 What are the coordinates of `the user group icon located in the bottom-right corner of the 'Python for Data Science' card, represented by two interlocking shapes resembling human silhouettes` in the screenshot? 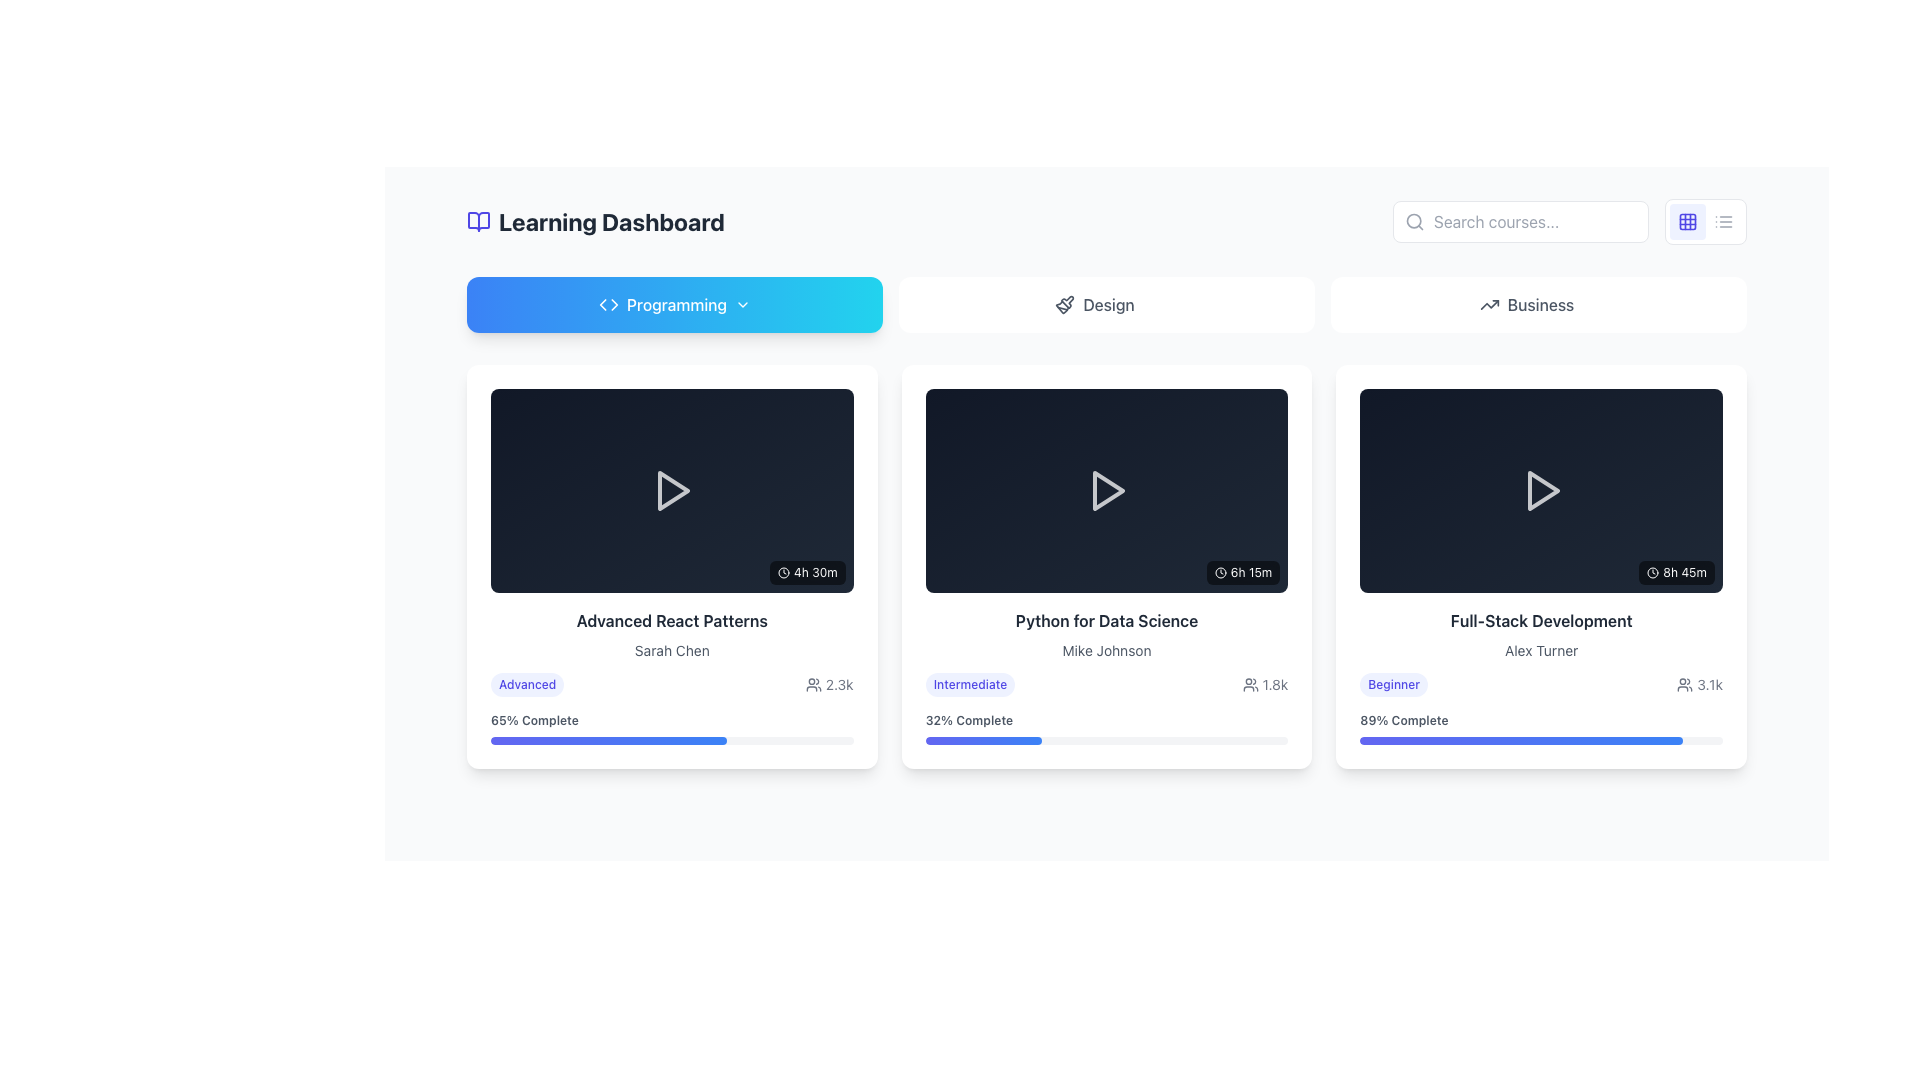 It's located at (1249, 684).